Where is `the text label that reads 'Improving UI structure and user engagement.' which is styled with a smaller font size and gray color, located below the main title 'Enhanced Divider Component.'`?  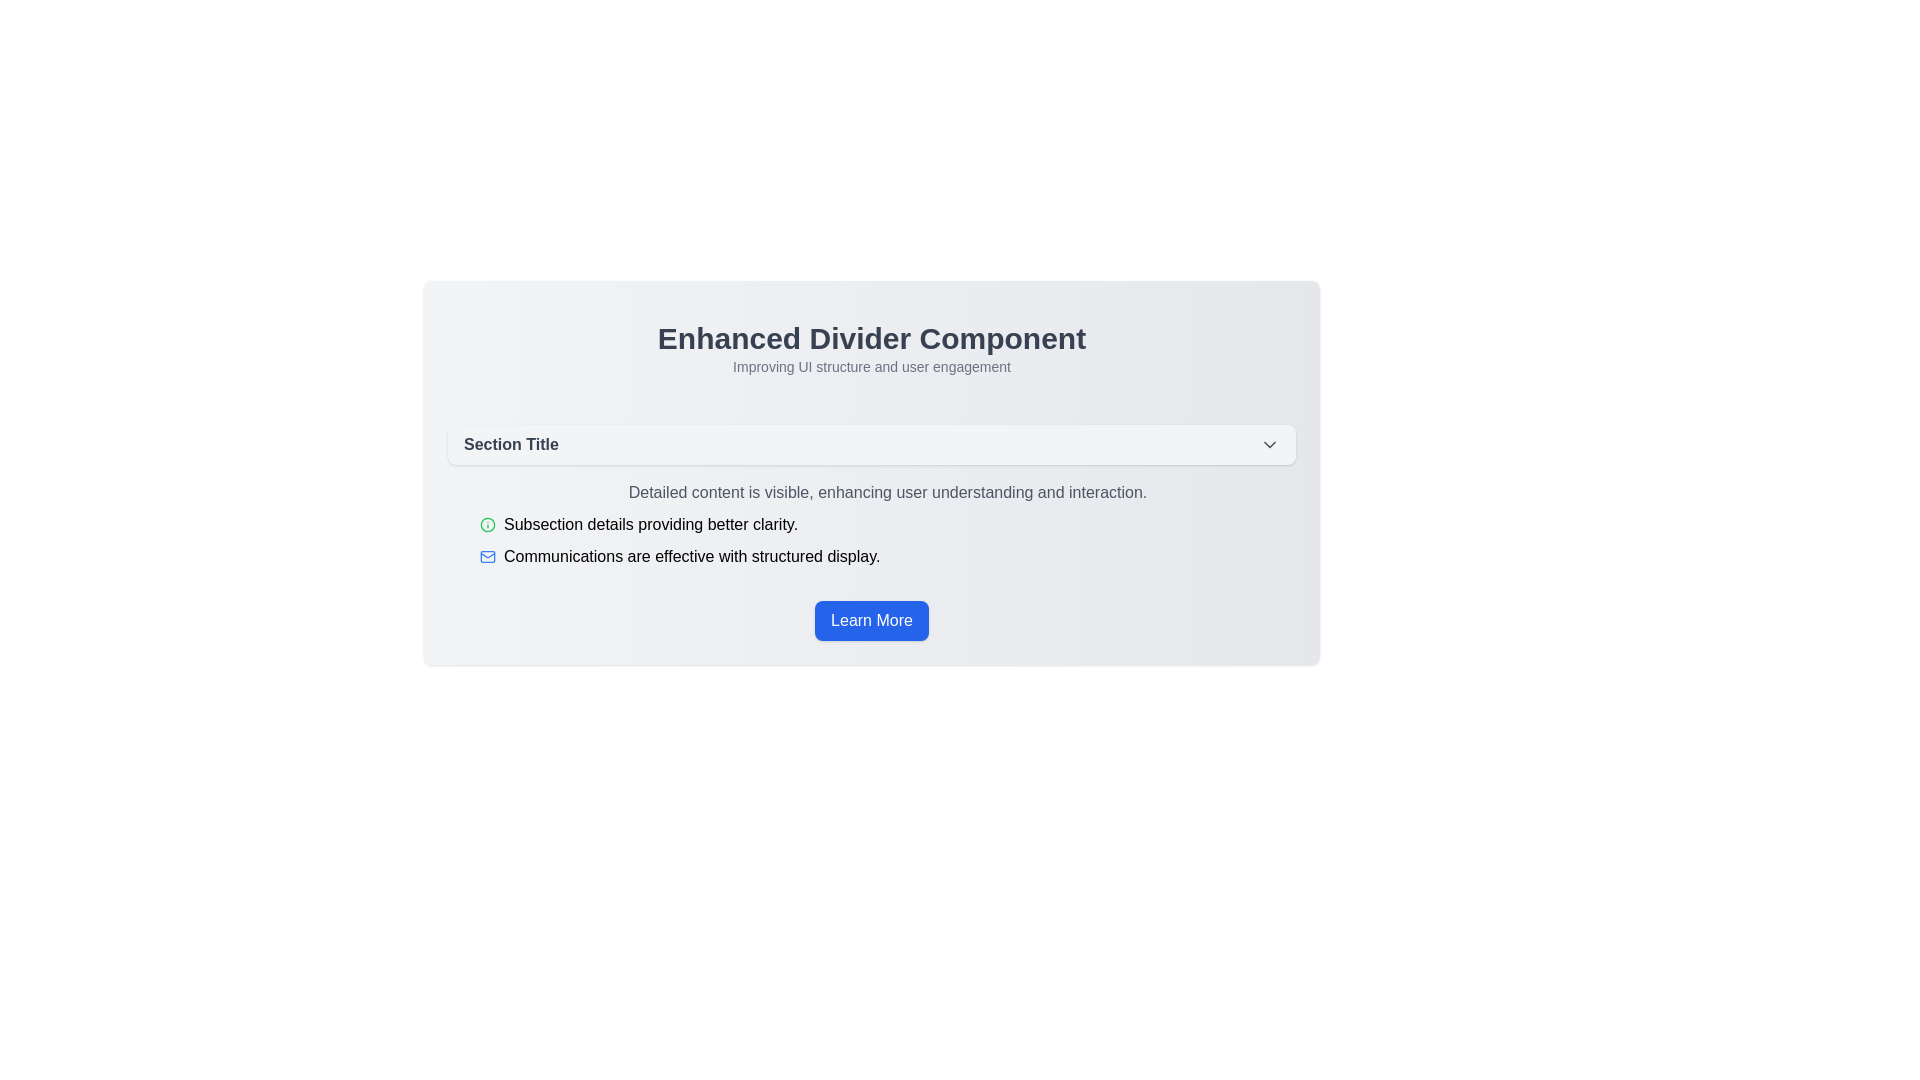 the text label that reads 'Improving UI structure and user engagement.' which is styled with a smaller font size and gray color, located below the main title 'Enhanced Divider Component.' is located at coordinates (872, 366).